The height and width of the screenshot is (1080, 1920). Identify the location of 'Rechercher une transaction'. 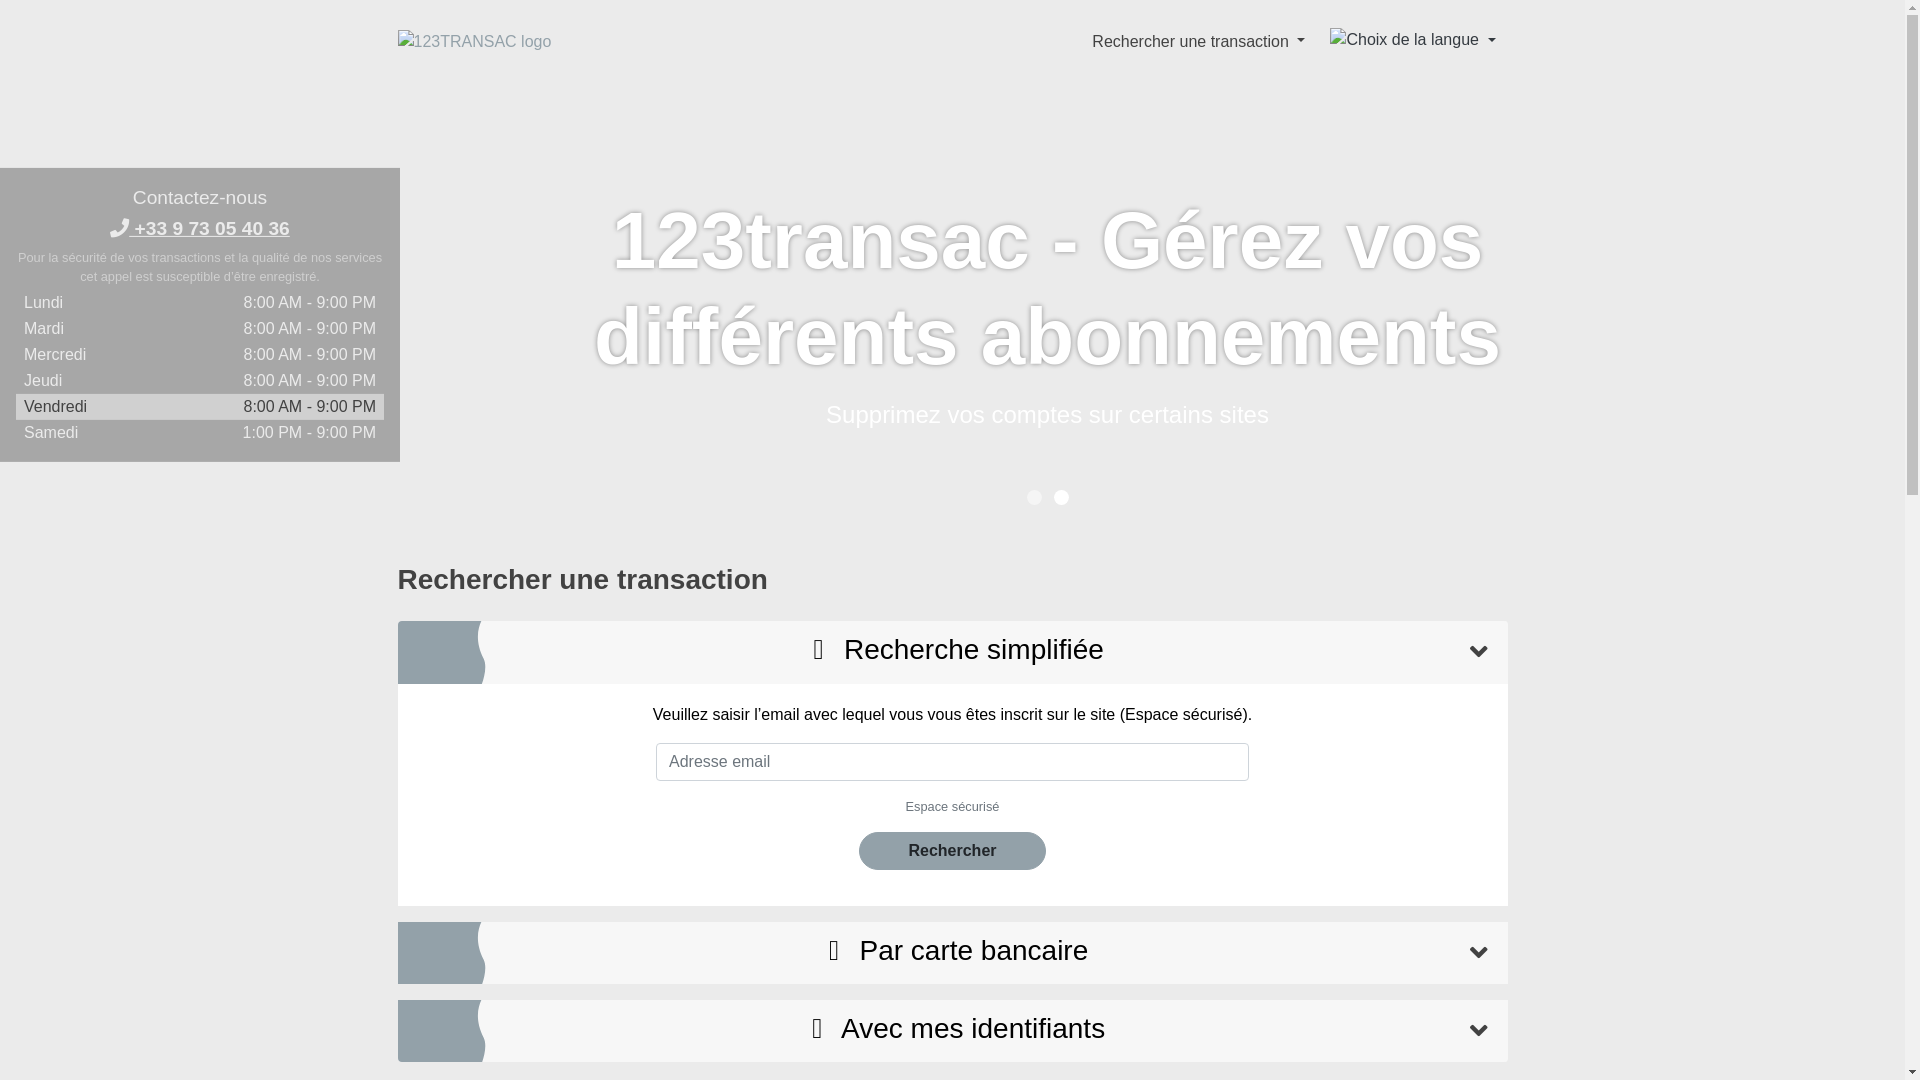
(1198, 41).